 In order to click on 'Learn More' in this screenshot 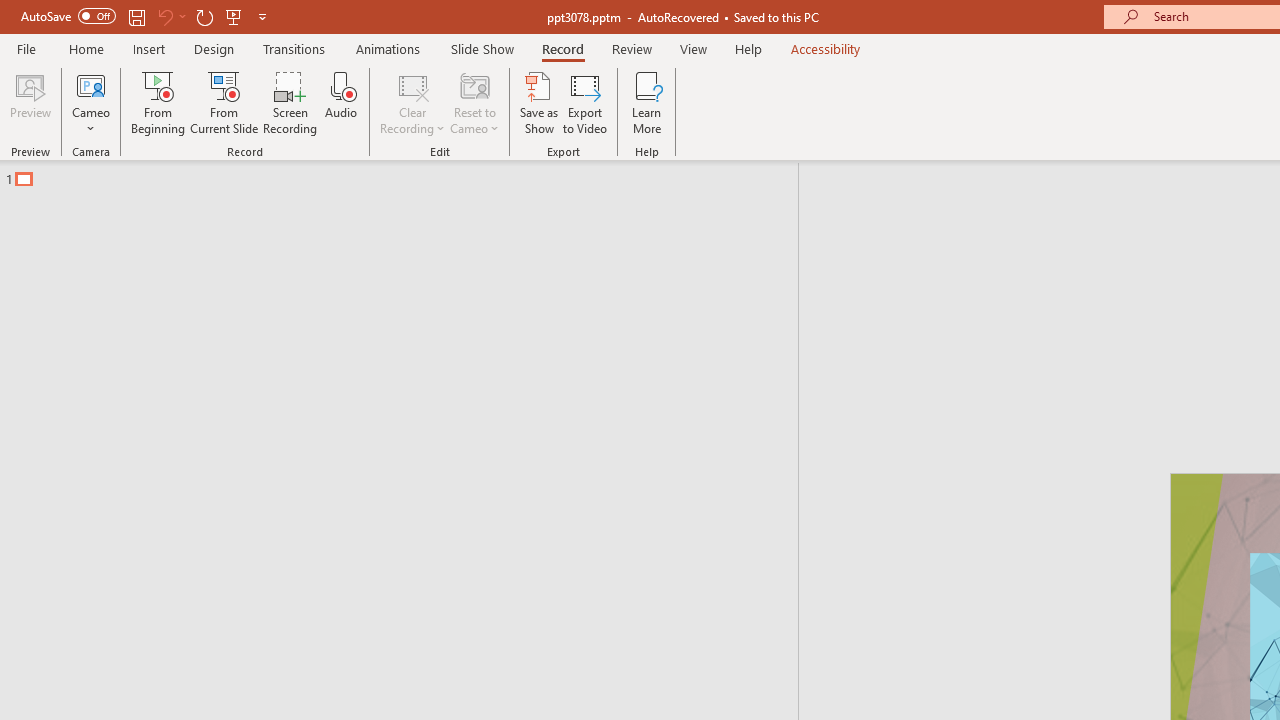, I will do `click(647, 103)`.